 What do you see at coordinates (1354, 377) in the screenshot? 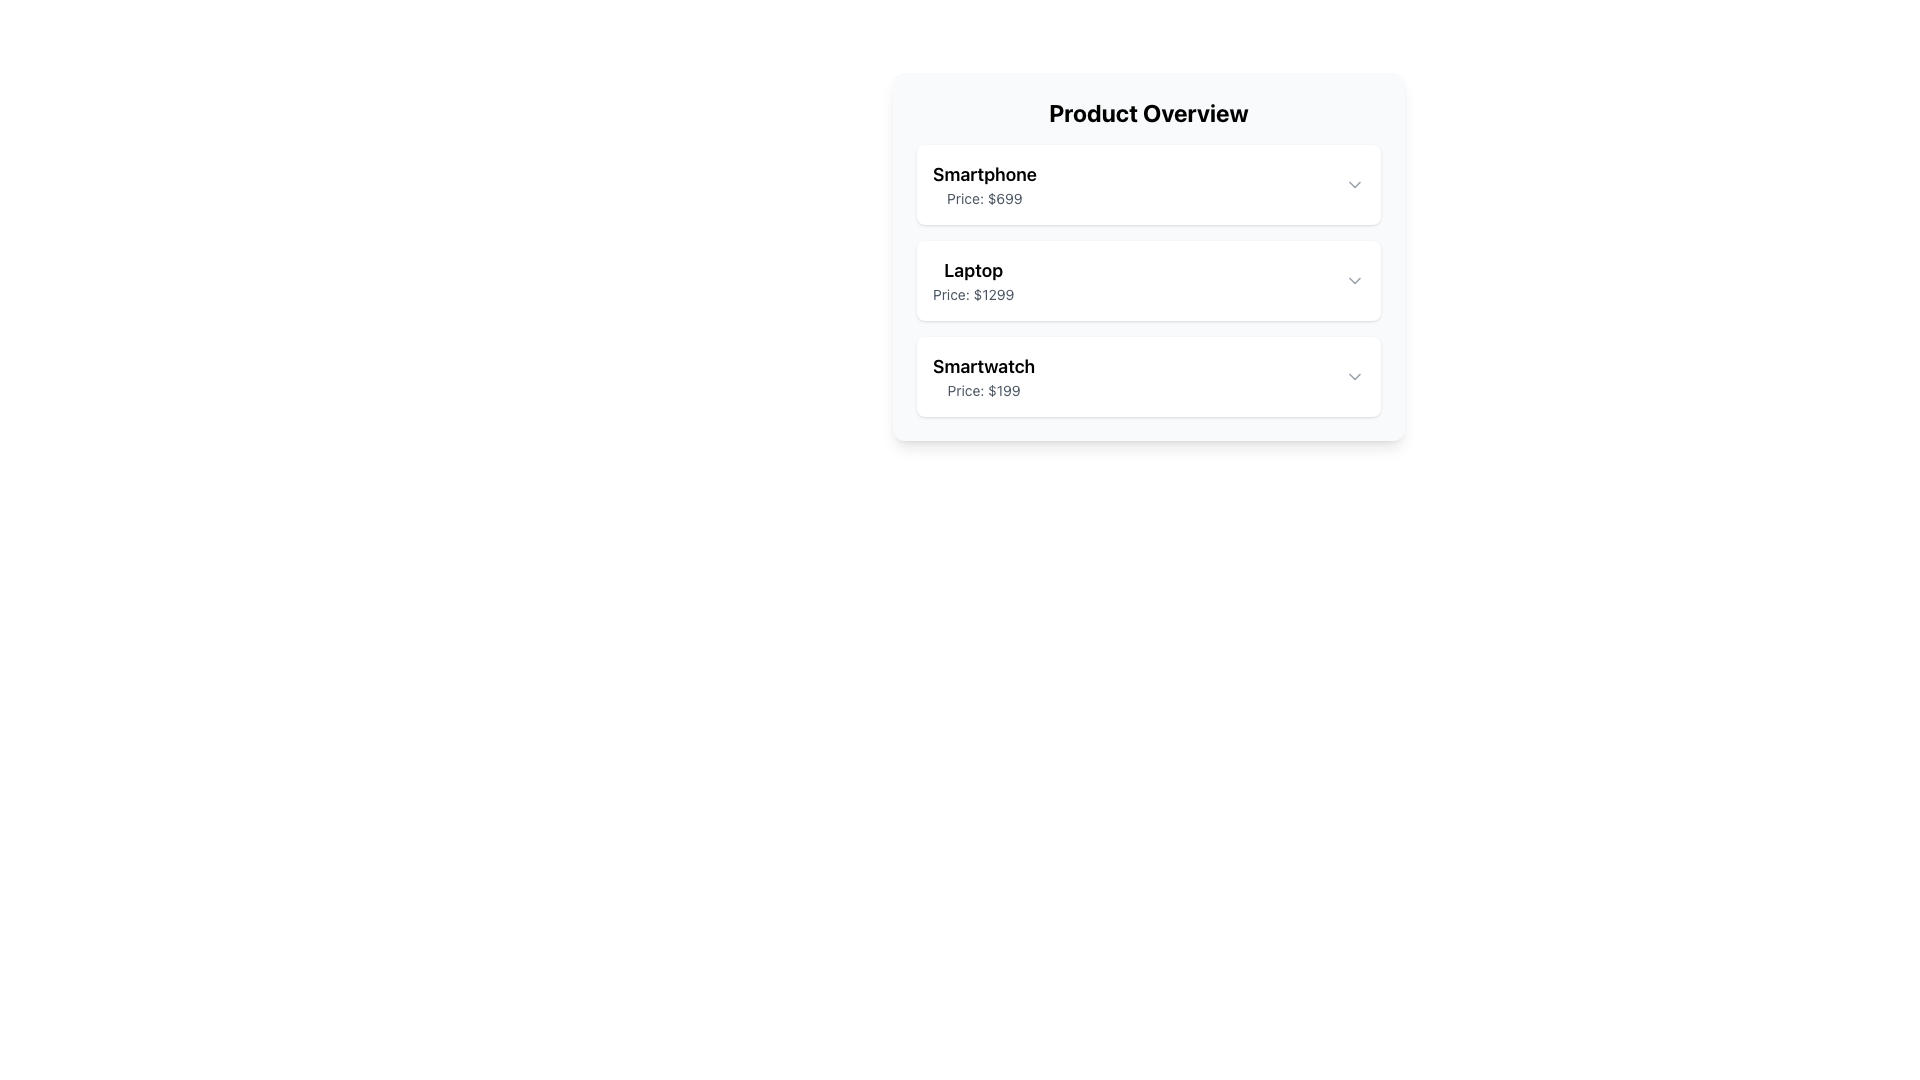
I see `the SVG chevron icon indicating a dropdown for the 'Smartwatch Price: $199' to change its color` at bounding box center [1354, 377].